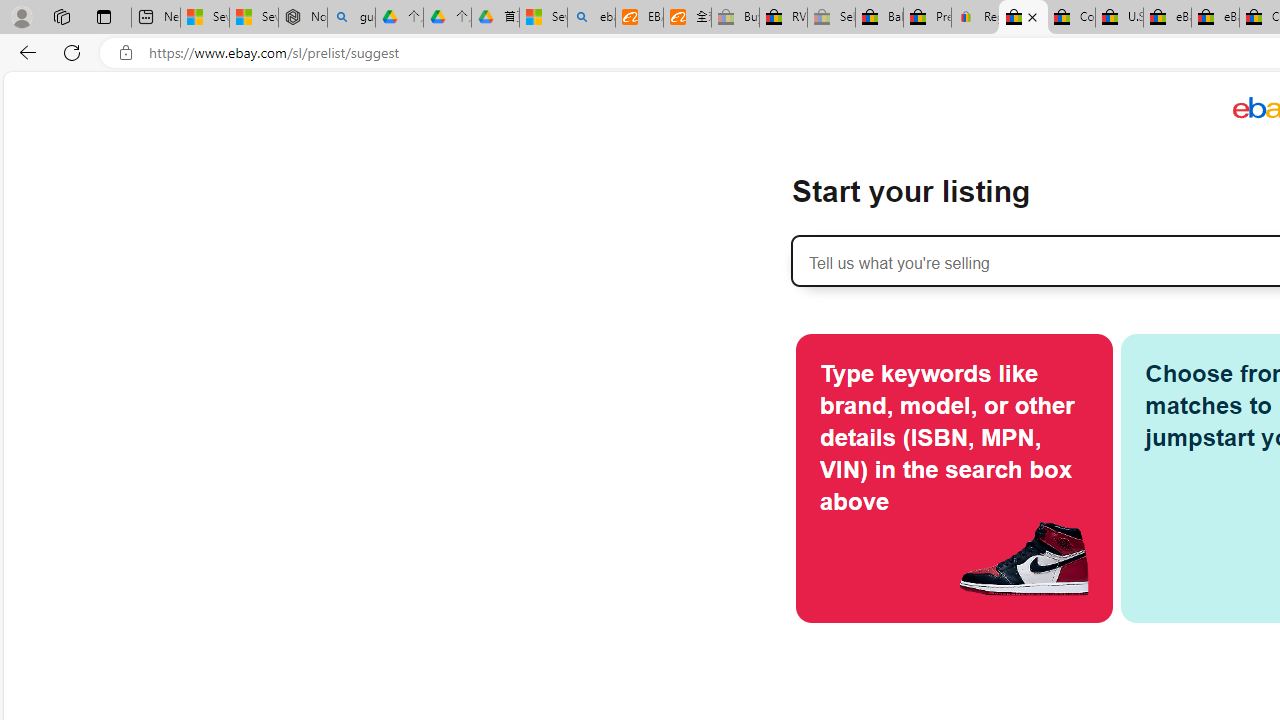 This screenshot has height=720, width=1280. I want to click on 'Press Room - eBay Inc.', so click(926, 17).